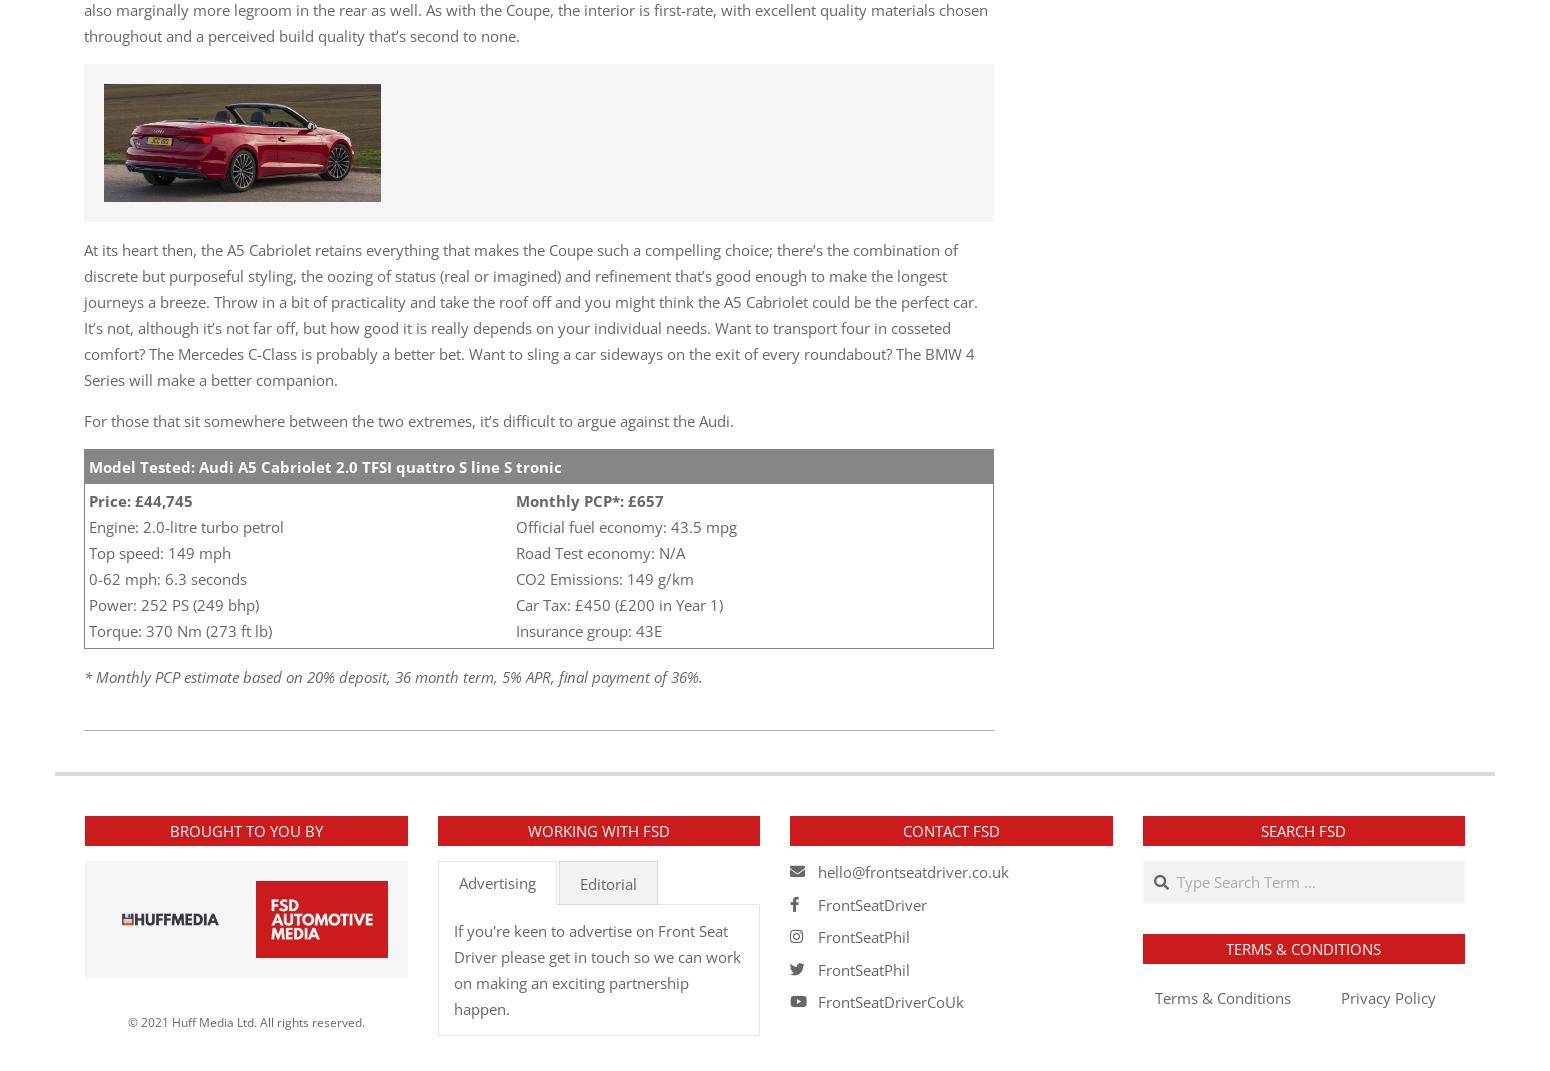 This screenshot has width=1550, height=1071. What do you see at coordinates (913, 872) in the screenshot?
I see `'hello@frontseatdriver.co.uk'` at bounding box center [913, 872].